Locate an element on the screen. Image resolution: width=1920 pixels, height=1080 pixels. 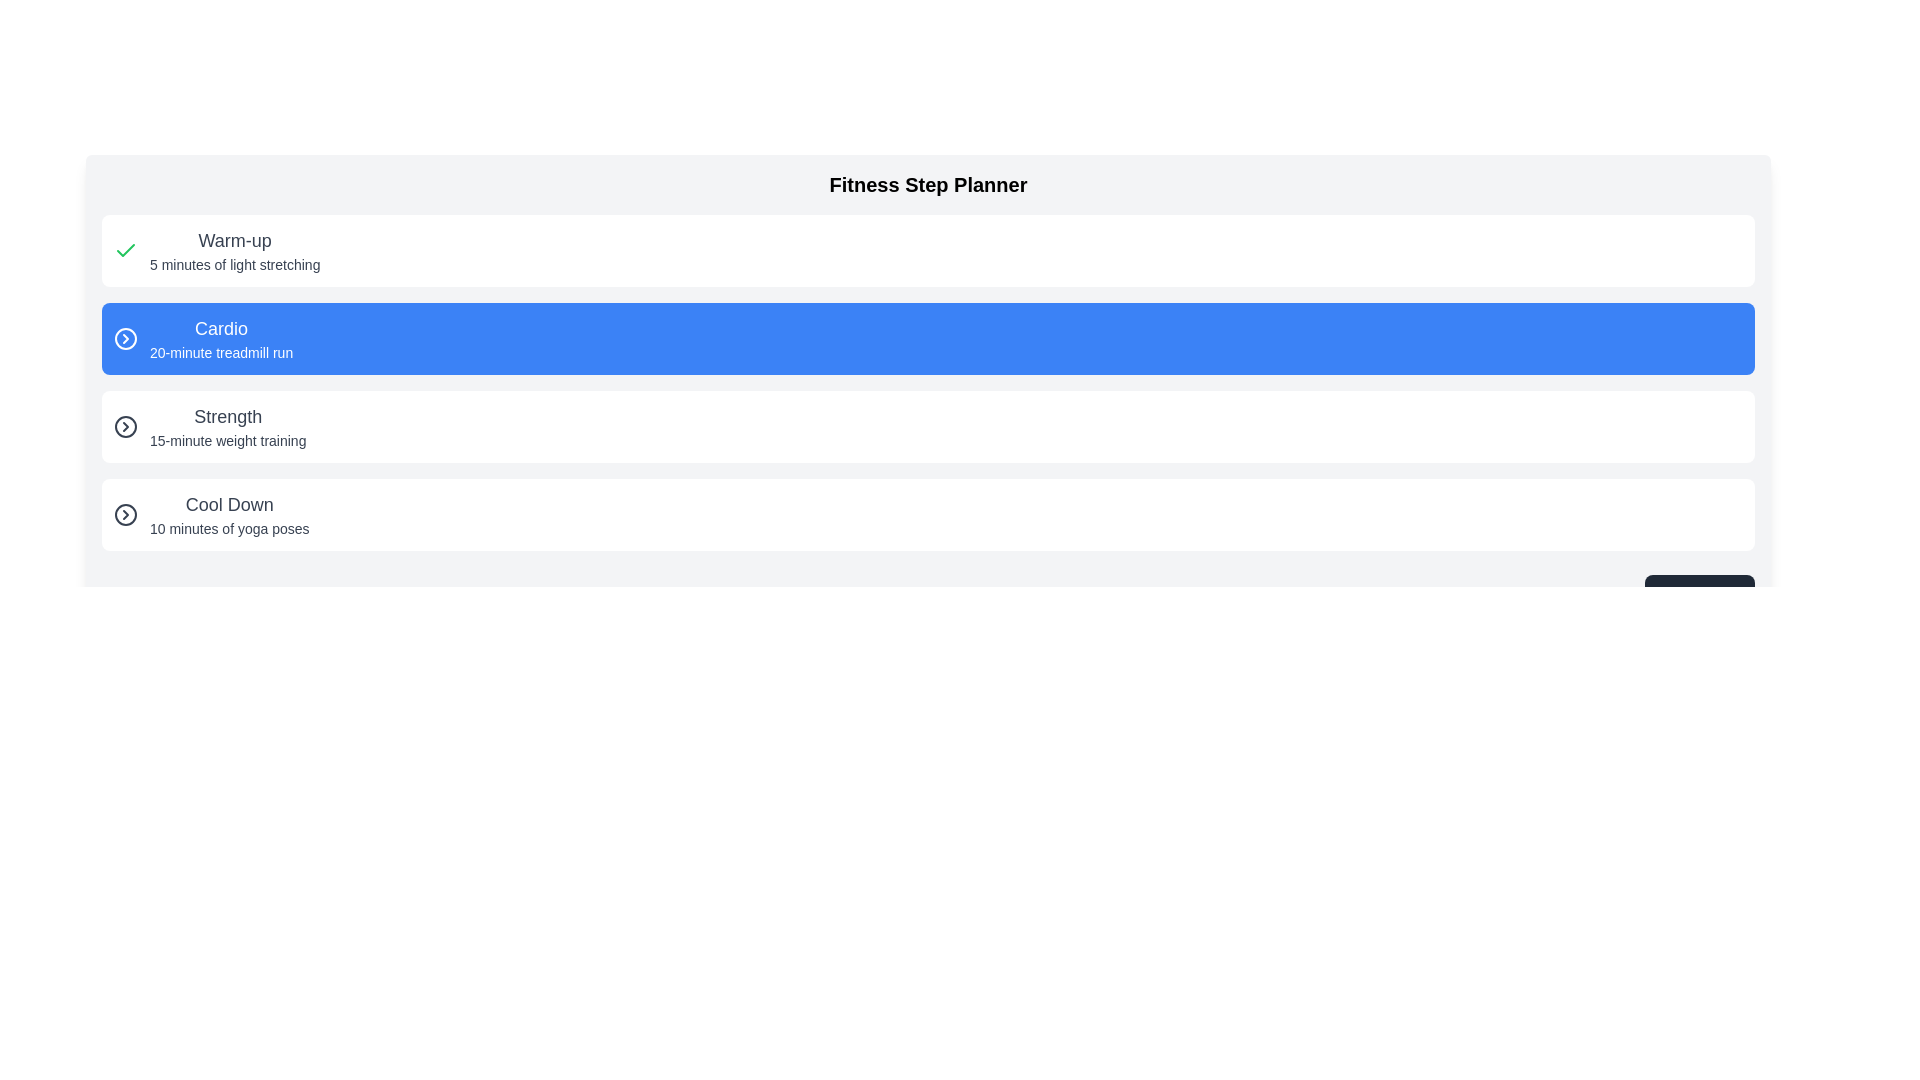
the circular icon with a rightward arrow, which is located to the left of the 'Strength' text in the training steps list is located at coordinates (124, 426).